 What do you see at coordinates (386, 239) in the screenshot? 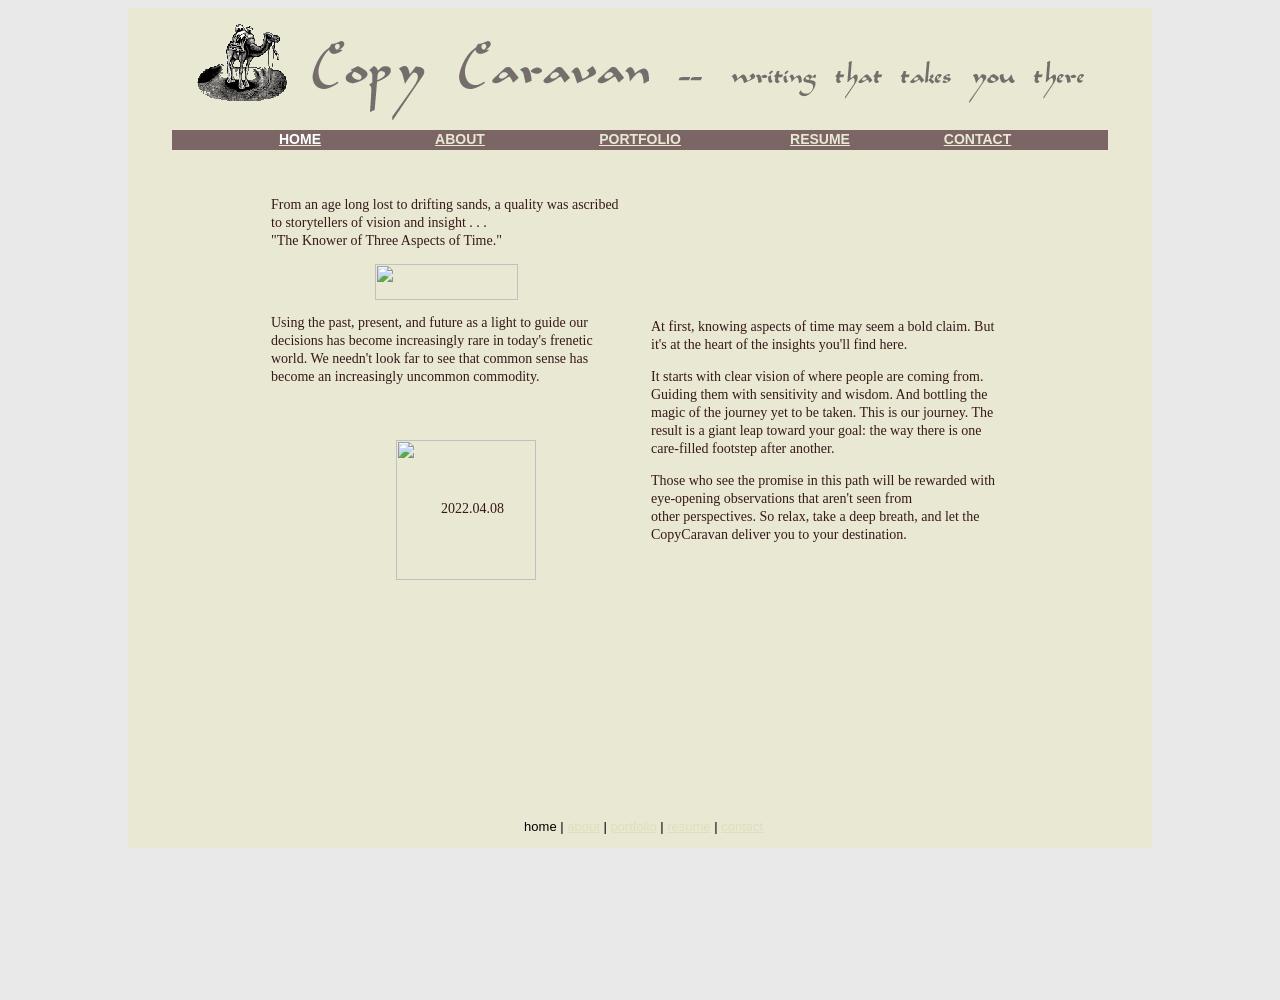
I see `'"The Knower of Three Aspects of Time."'` at bounding box center [386, 239].